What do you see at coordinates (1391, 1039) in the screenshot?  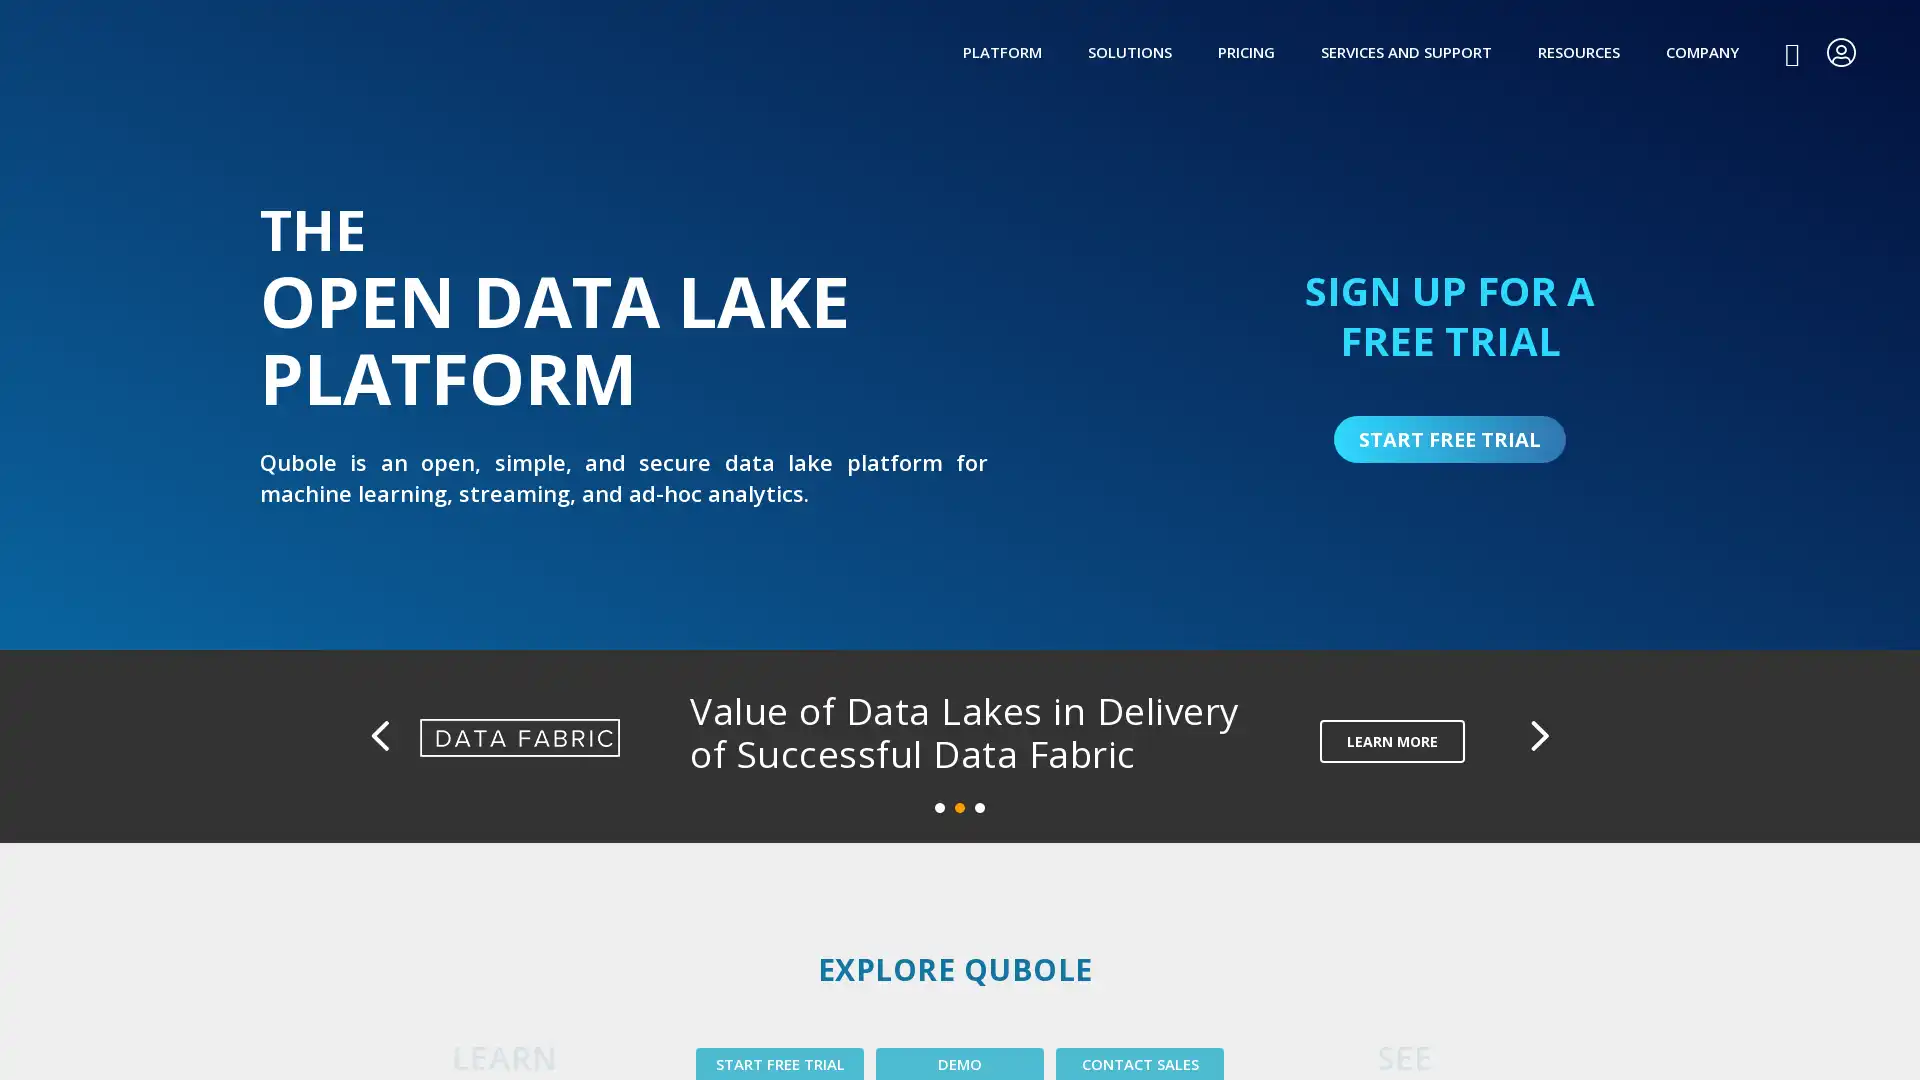 I see `Cookie Settings` at bounding box center [1391, 1039].